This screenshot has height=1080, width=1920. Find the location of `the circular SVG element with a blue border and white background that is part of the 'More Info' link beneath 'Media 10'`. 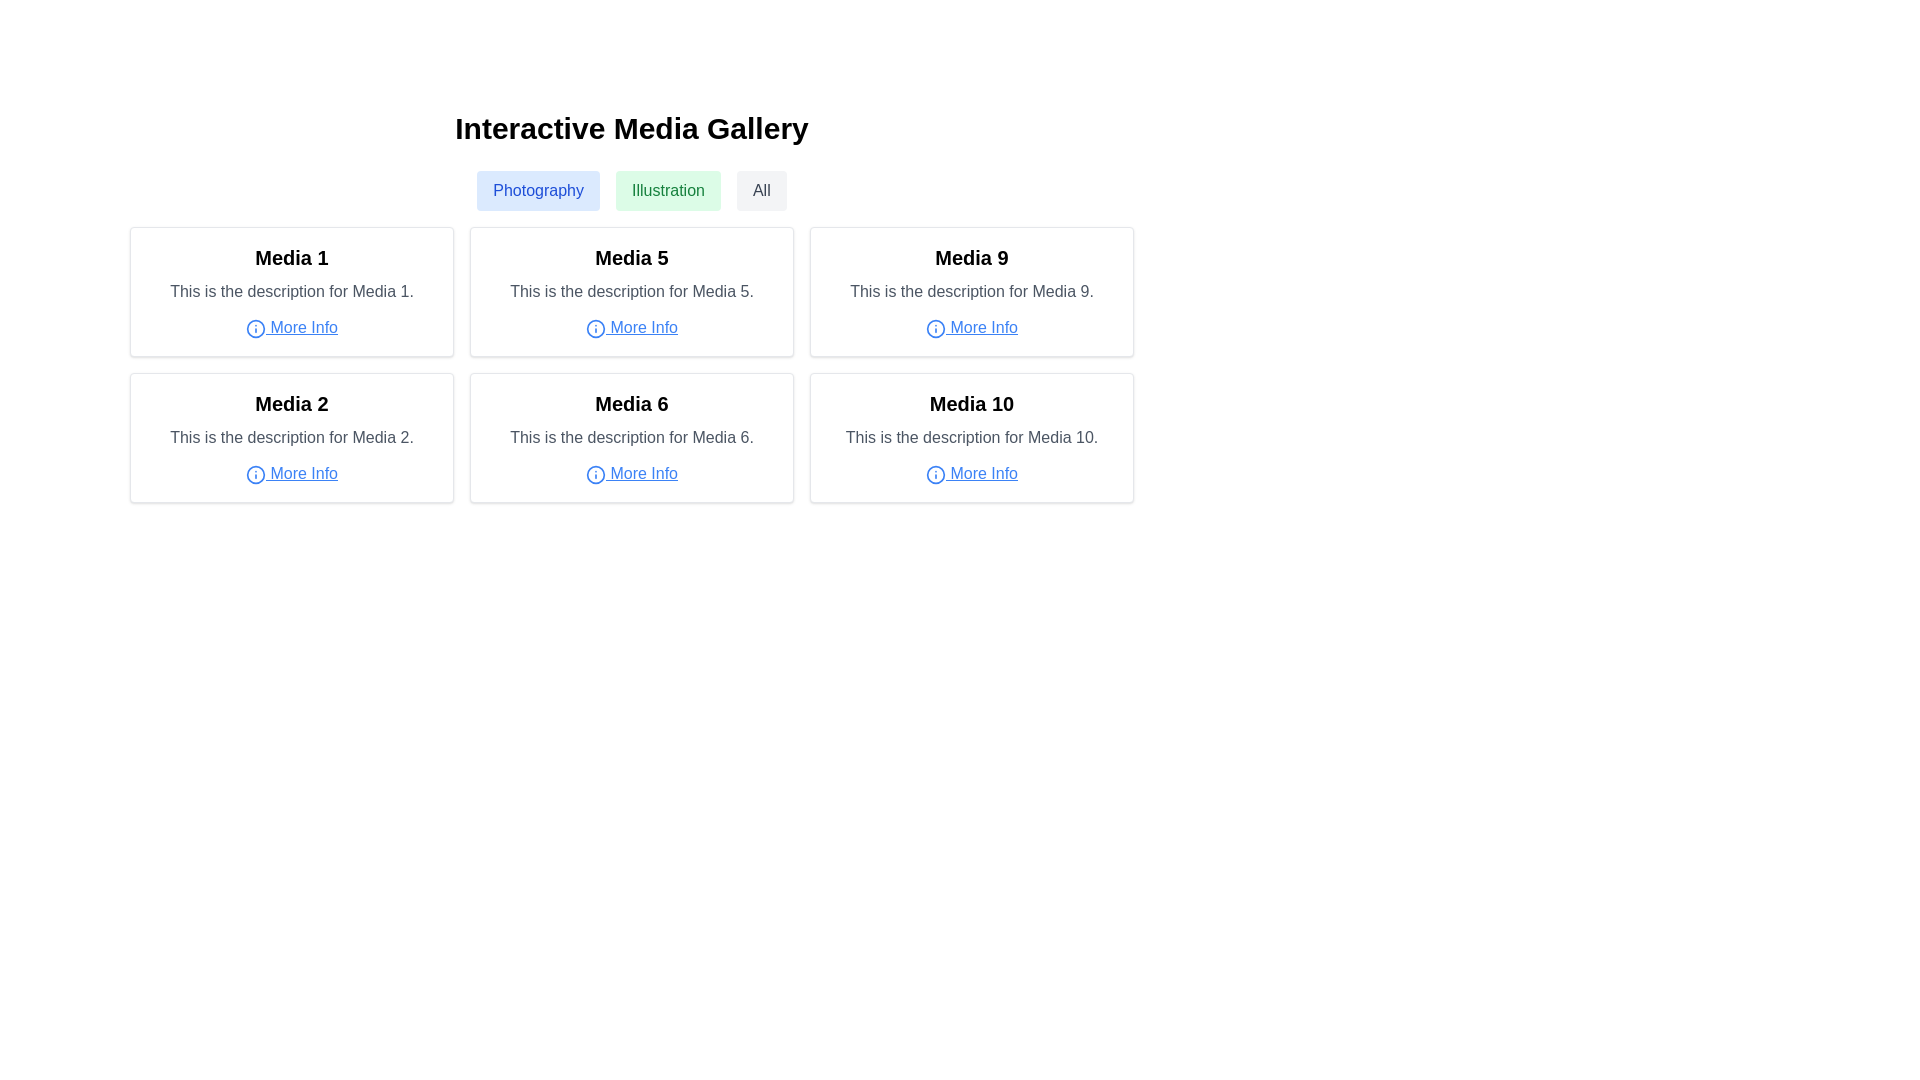

the circular SVG element with a blue border and white background that is part of the 'More Info' link beneath 'Media 10' is located at coordinates (935, 474).